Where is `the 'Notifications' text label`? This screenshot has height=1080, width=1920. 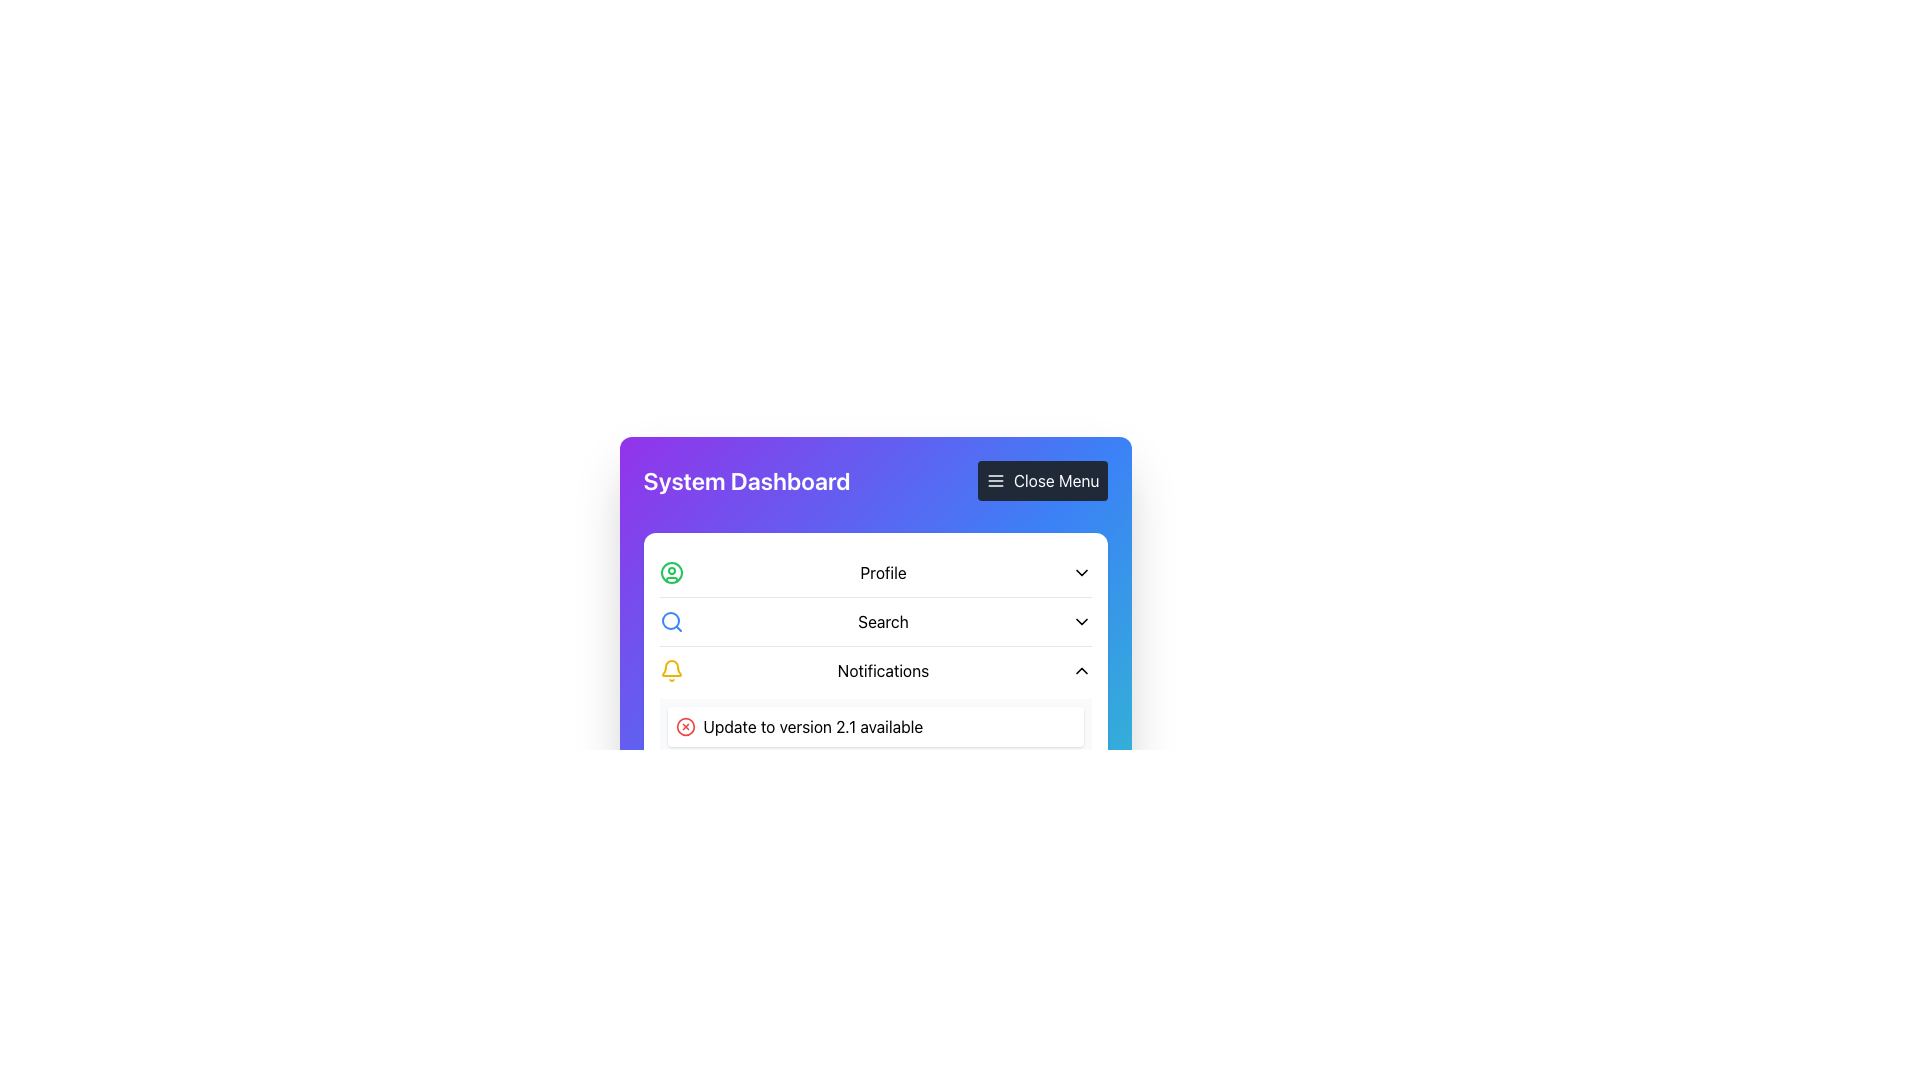 the 'Notifications' text label is located at coordinates (882, 671).